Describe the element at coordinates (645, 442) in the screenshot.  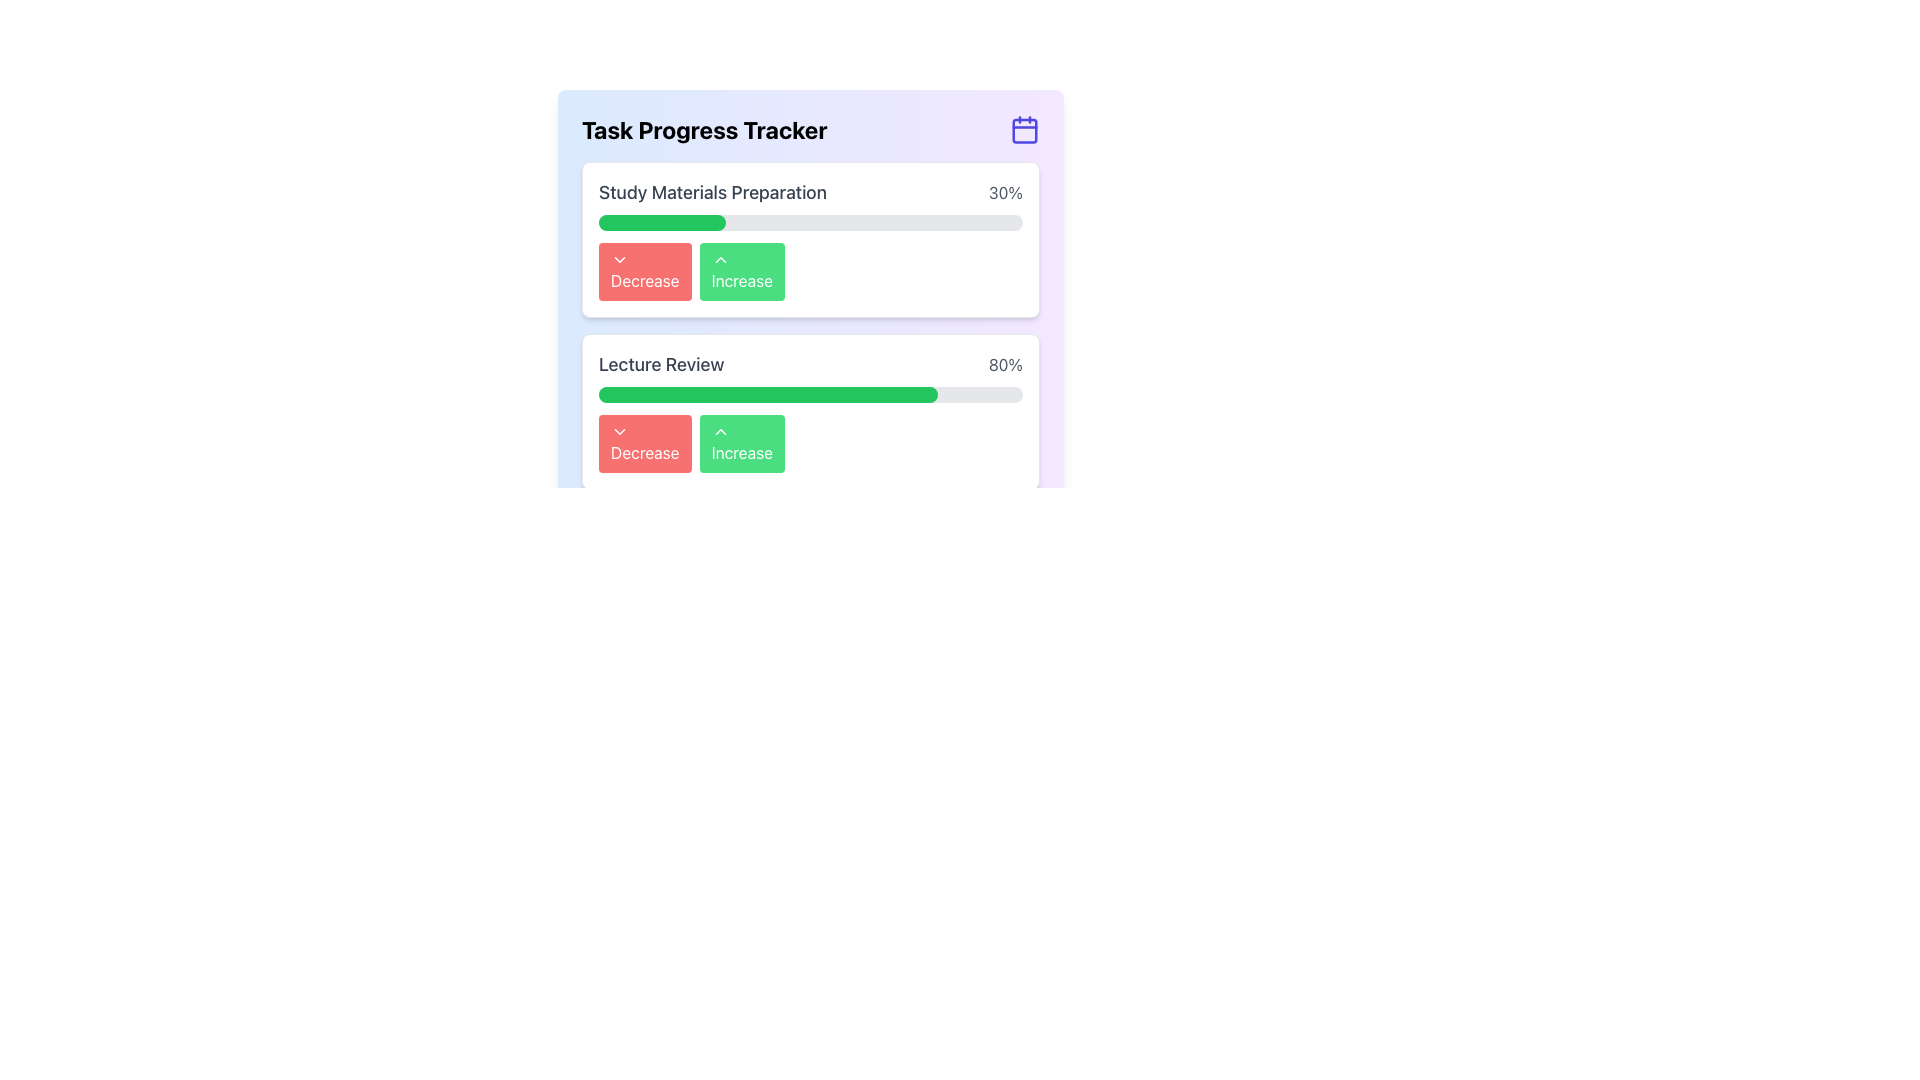
I see `the decrement button located in the control section for the 'Lecture Review' task to enable keyboard navigation` at that location.